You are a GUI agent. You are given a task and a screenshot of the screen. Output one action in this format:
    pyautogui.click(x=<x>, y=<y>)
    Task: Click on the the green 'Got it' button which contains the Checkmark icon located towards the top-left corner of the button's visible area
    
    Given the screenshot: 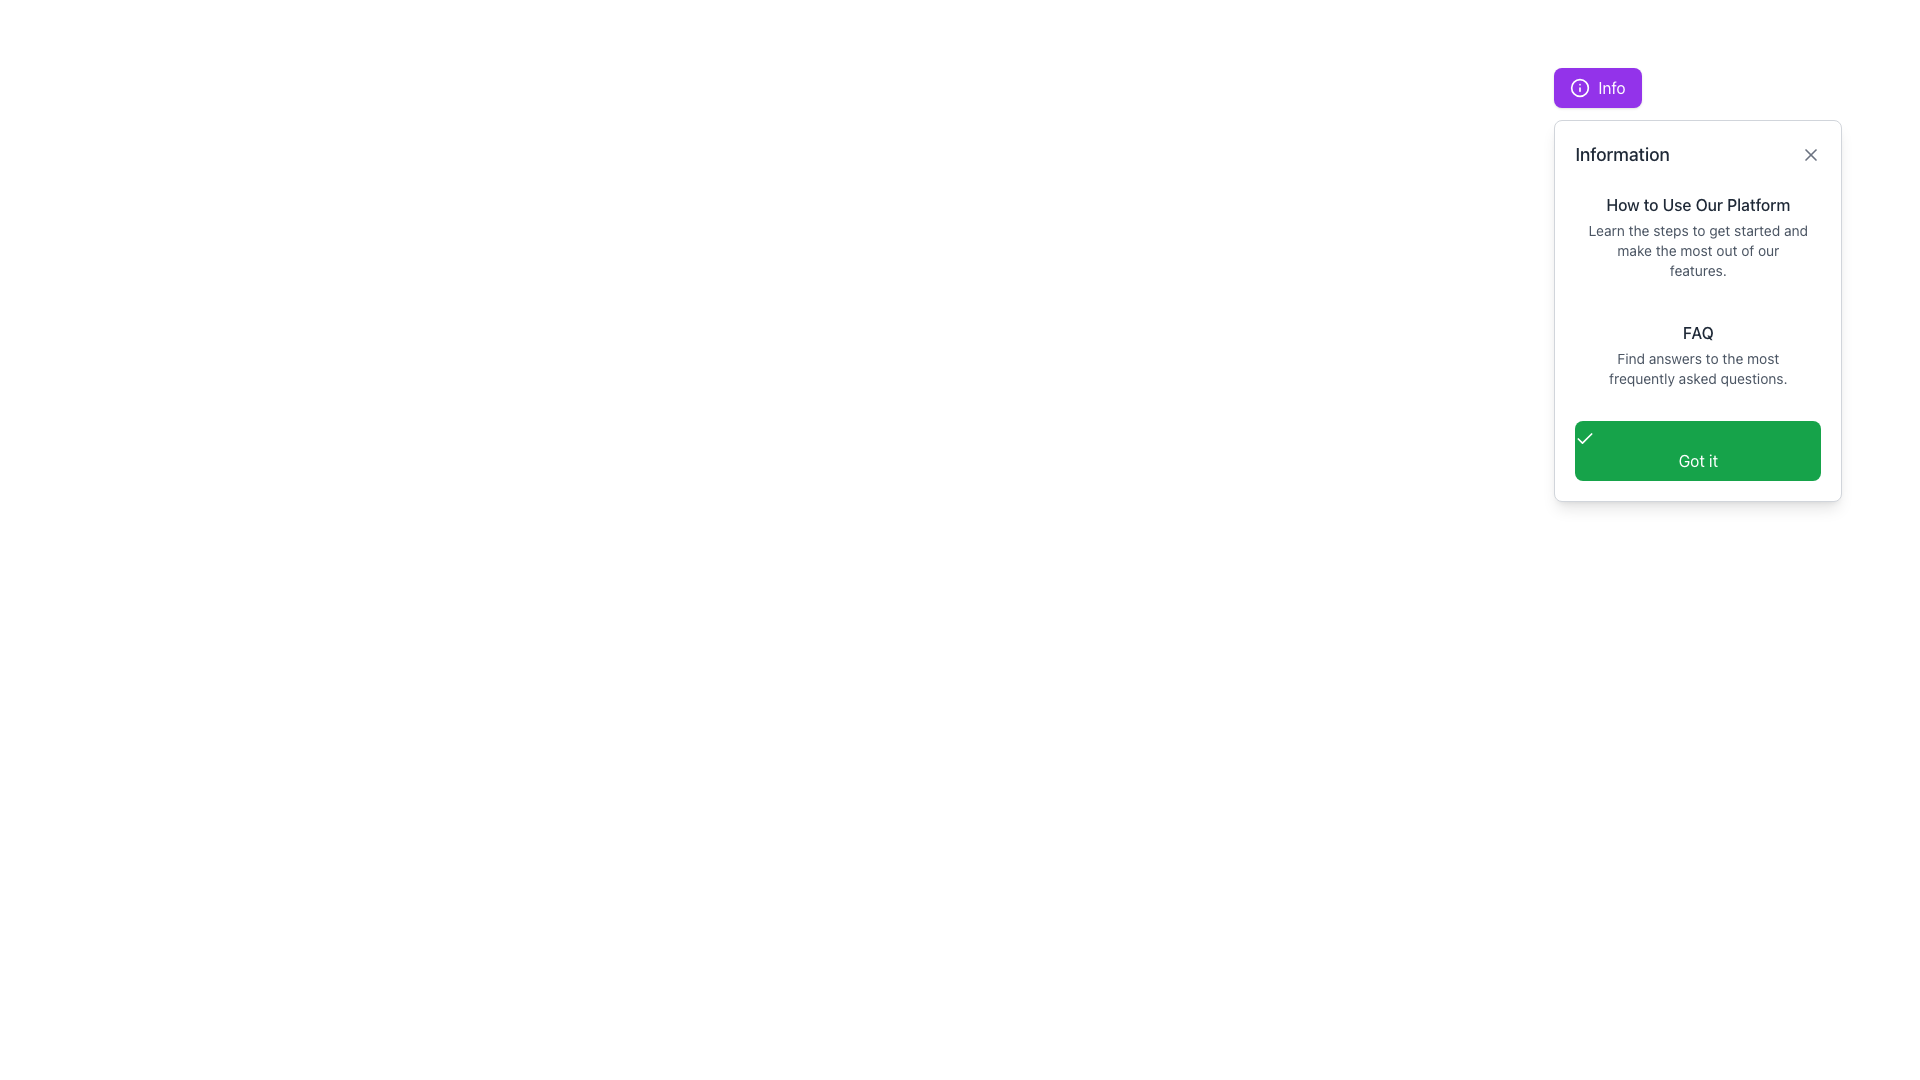 What is the action you would take?
    pyautogui.click(x=1584, y=437)
    